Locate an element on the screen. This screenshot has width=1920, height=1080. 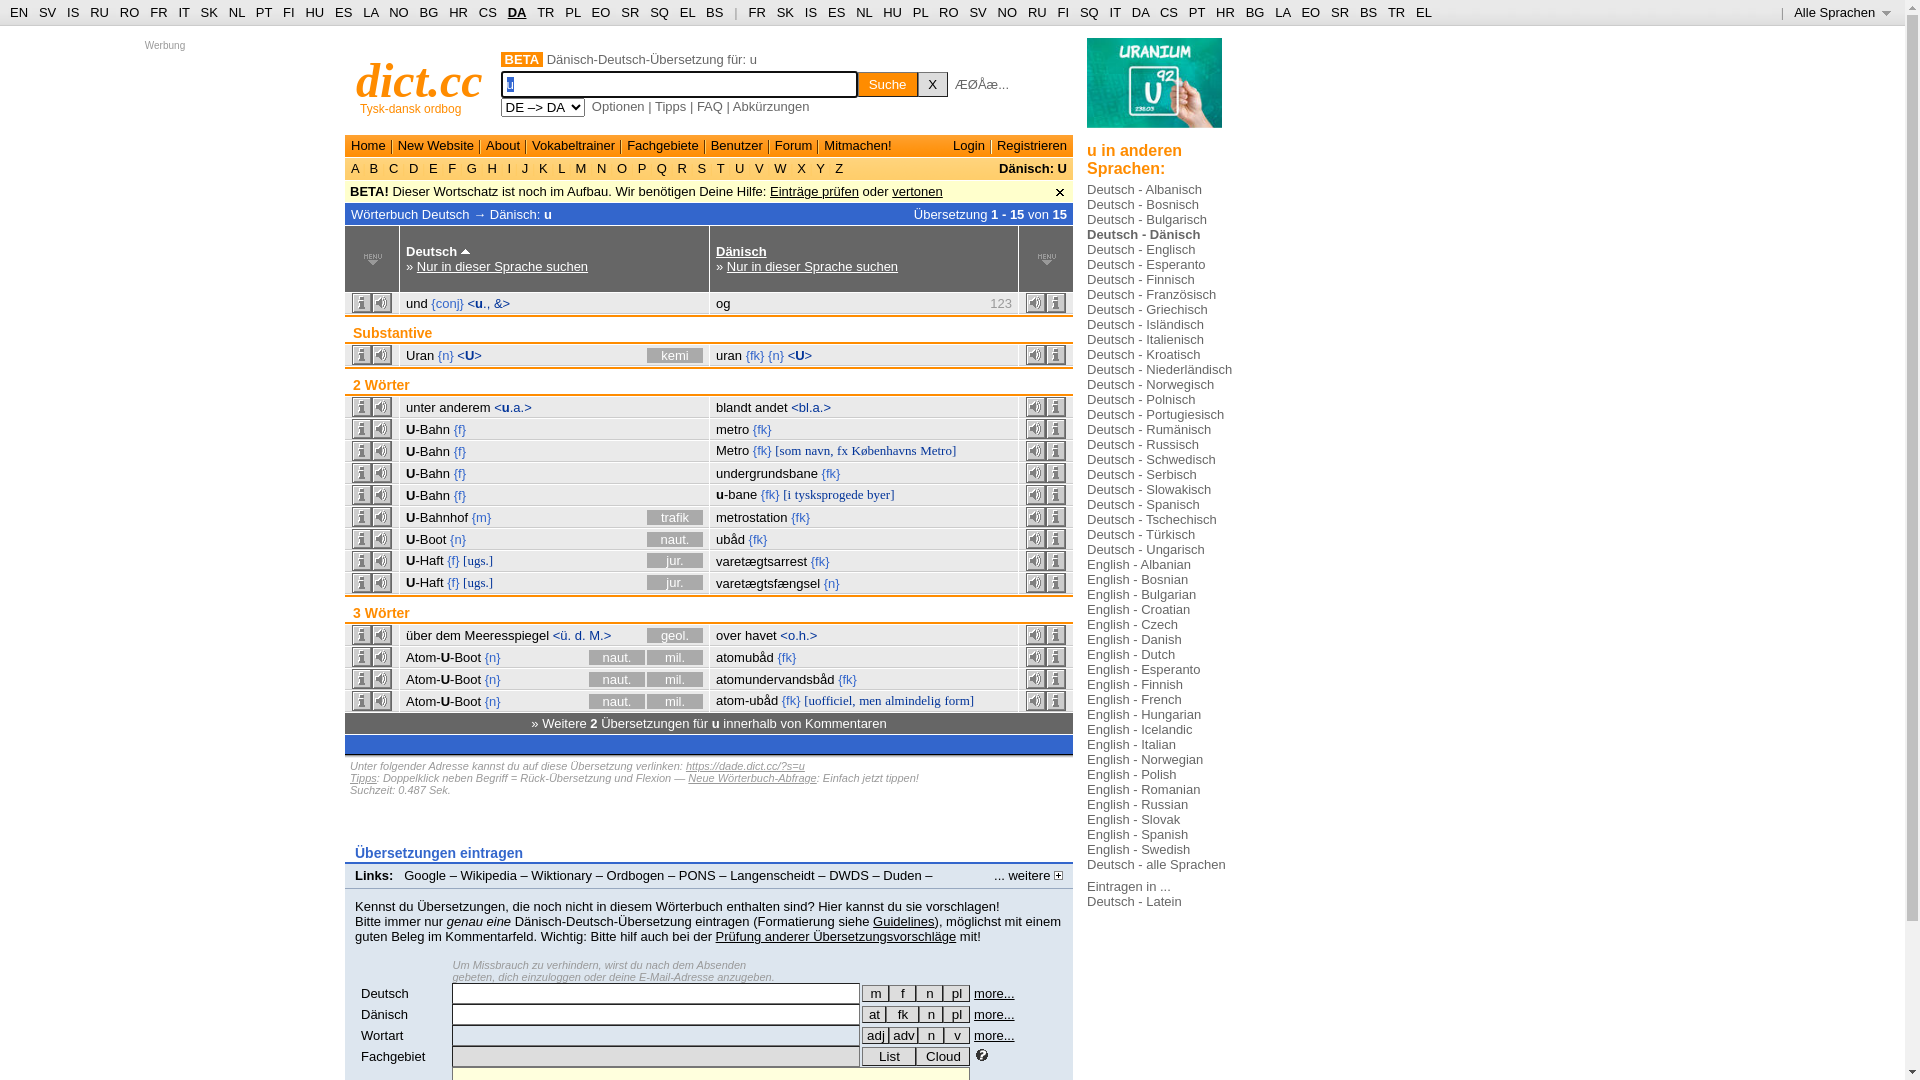
'Suche' is located at coordinates (887, 83).